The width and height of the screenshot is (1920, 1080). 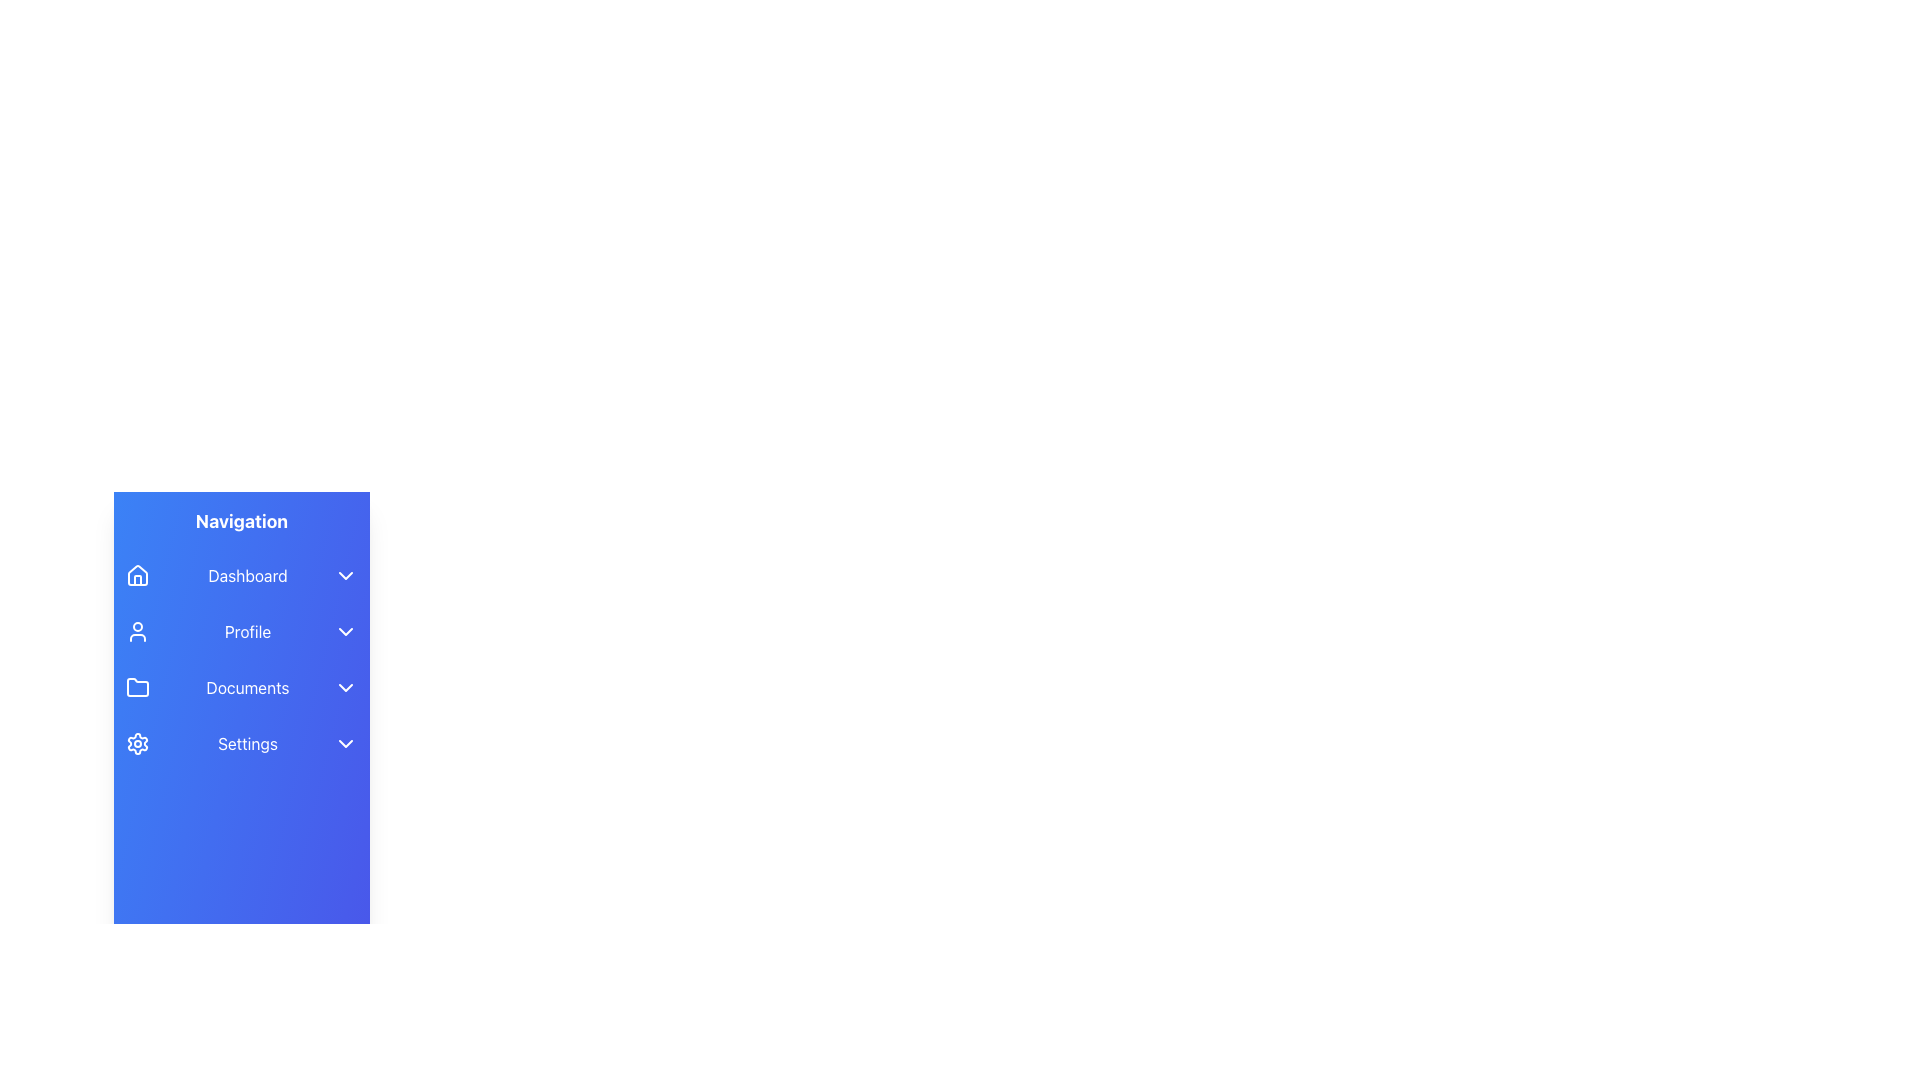 I want to click on the 'Dashboard' text label located in the vertical navigation menu, so click(x=247, y=575).